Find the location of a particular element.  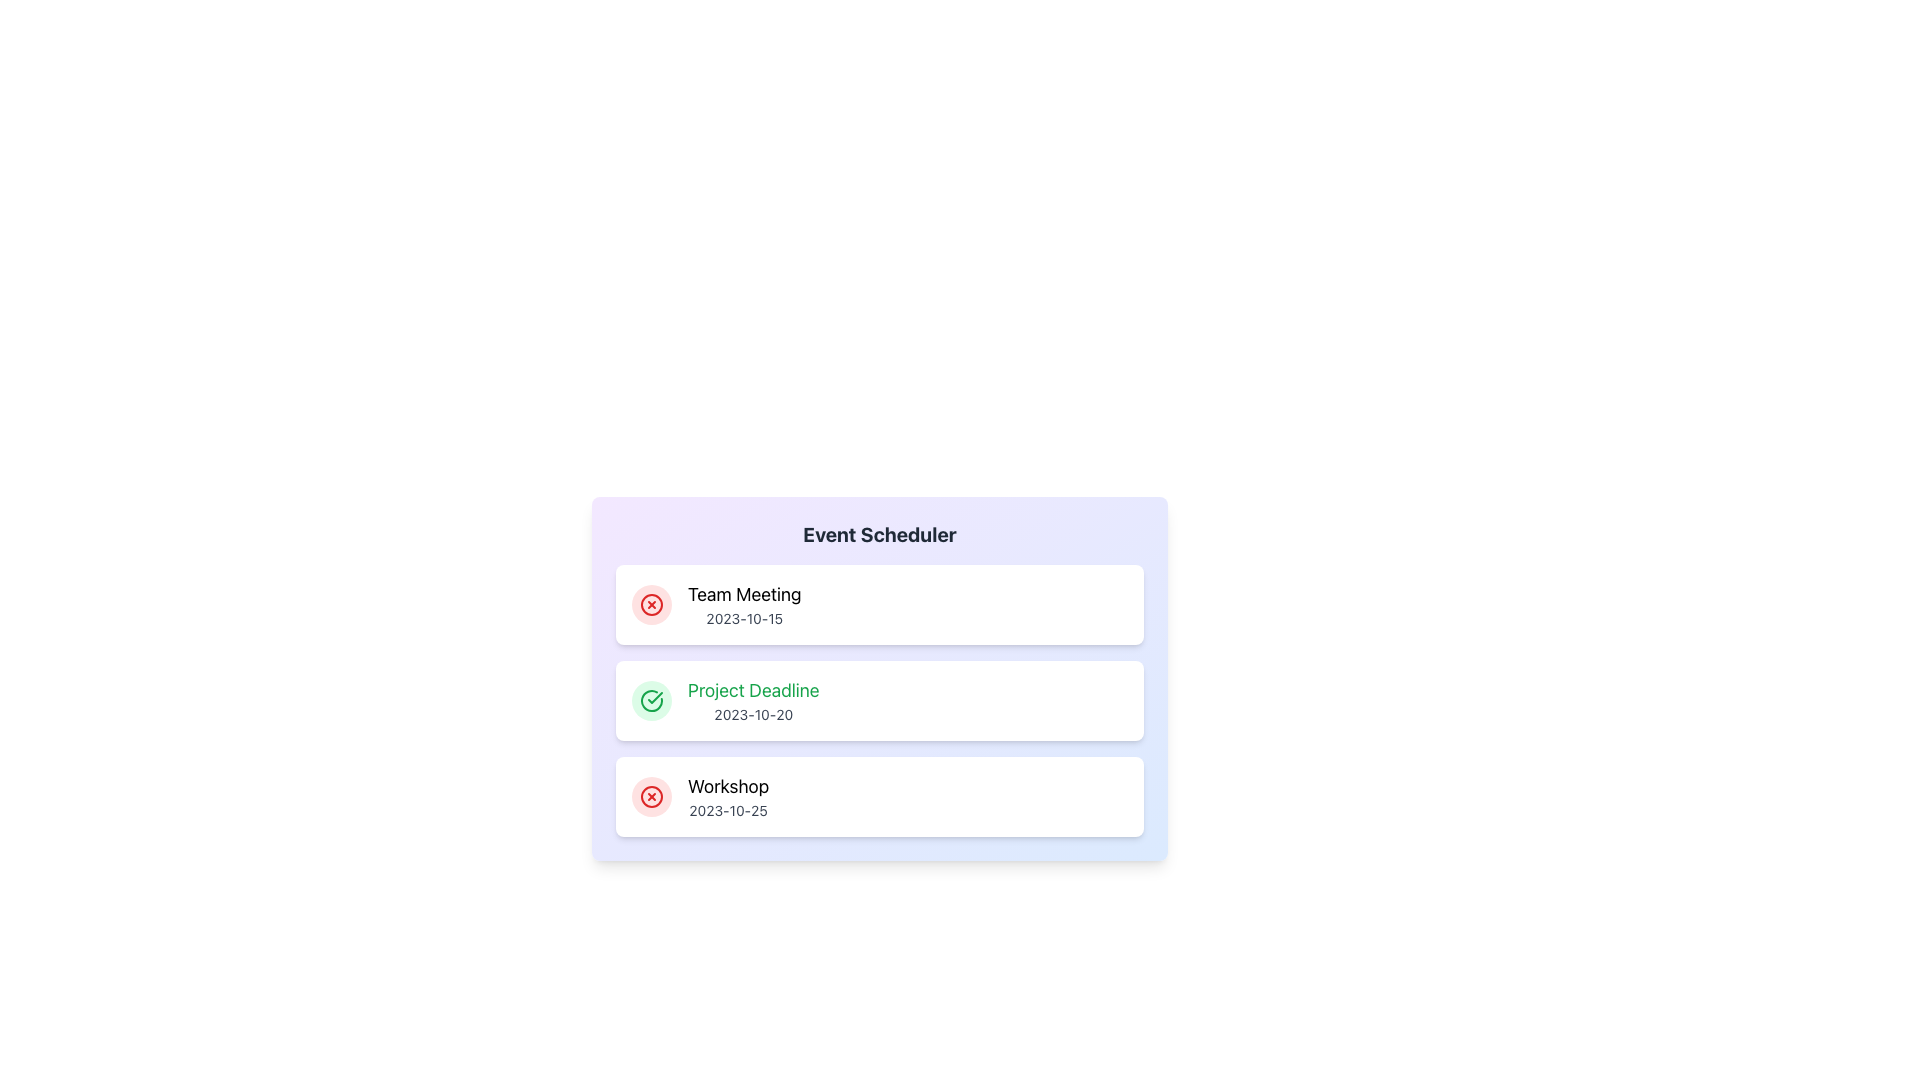

the circular red button with an 'X' symbol, located to the left of the 'Team Meeting' entry dated '2023-10-15' in the 'Event Scheduler' interface is located at coordinates (652, 604).